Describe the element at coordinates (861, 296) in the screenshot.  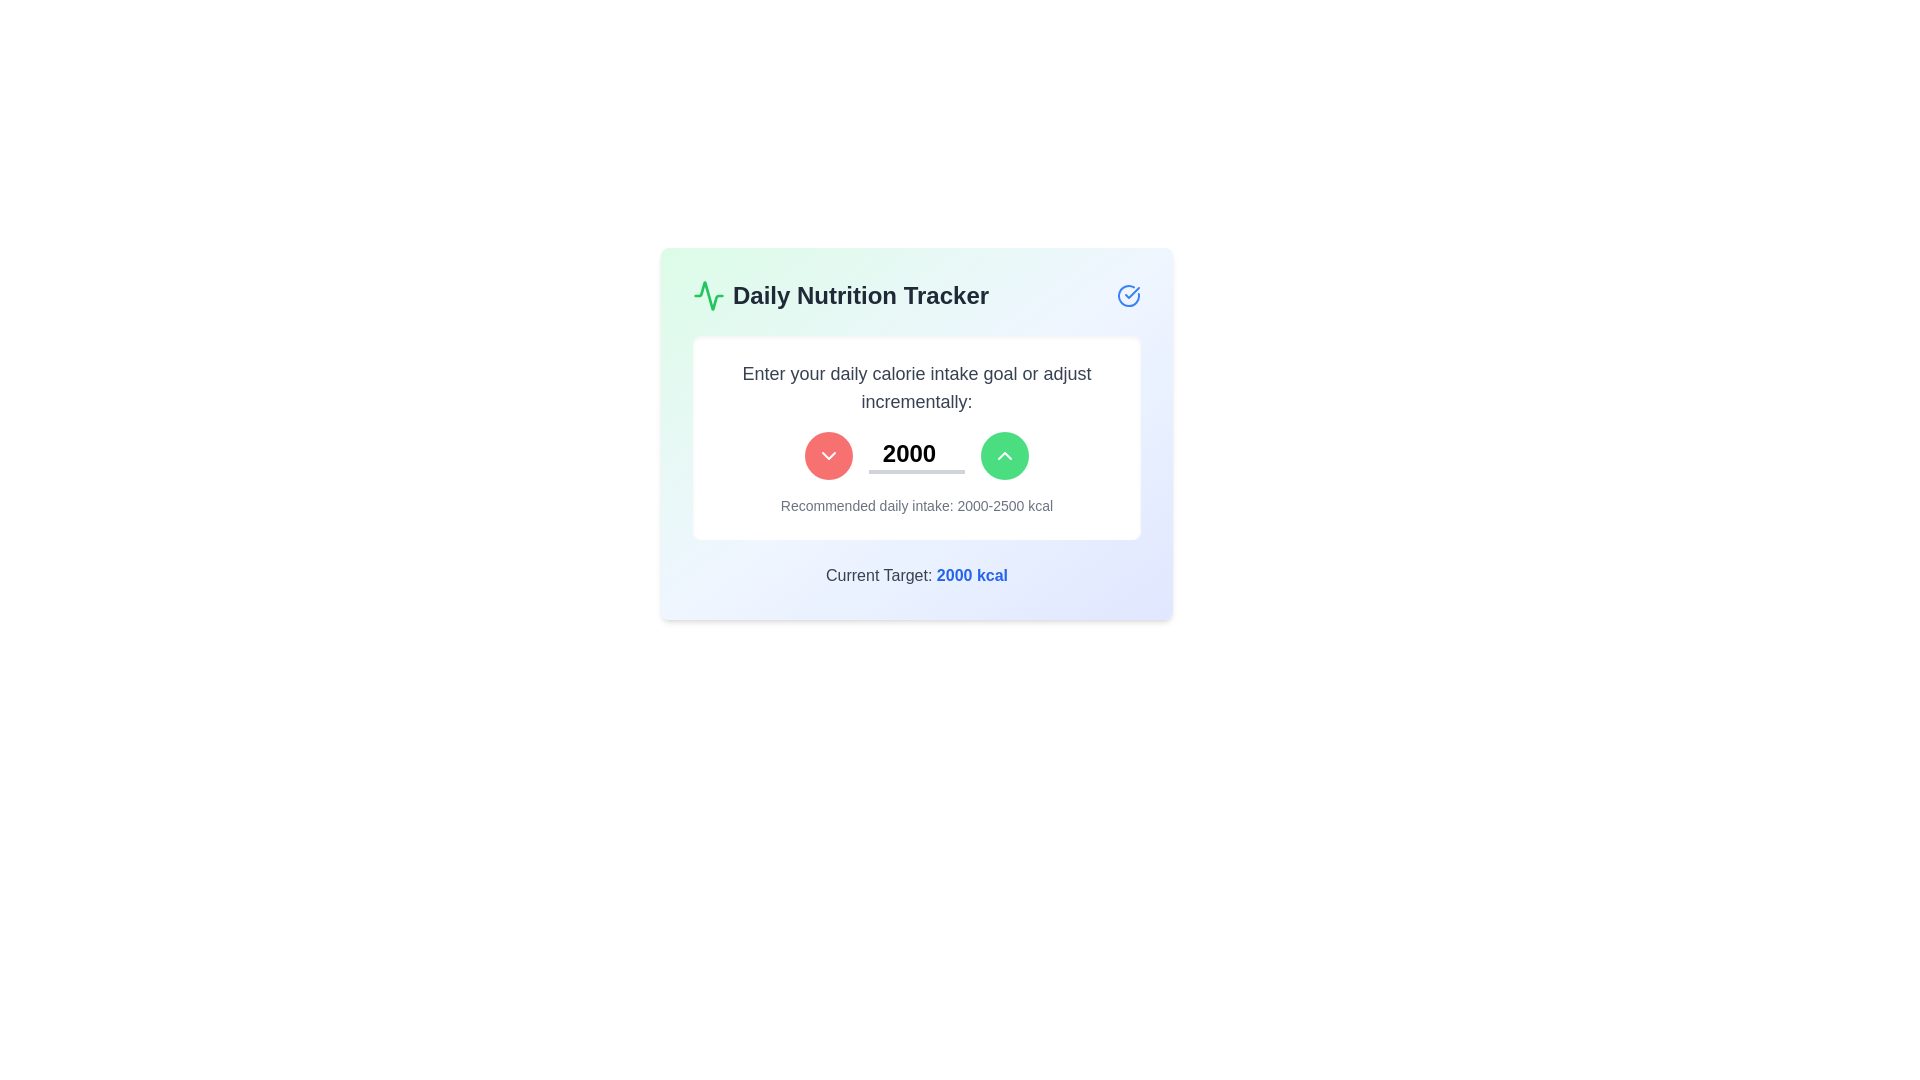
I see `the static text element displaying 'Daily Nutrition Tracker' which is styled in bold and dark gray color, located at the top section of the content box` at that location.